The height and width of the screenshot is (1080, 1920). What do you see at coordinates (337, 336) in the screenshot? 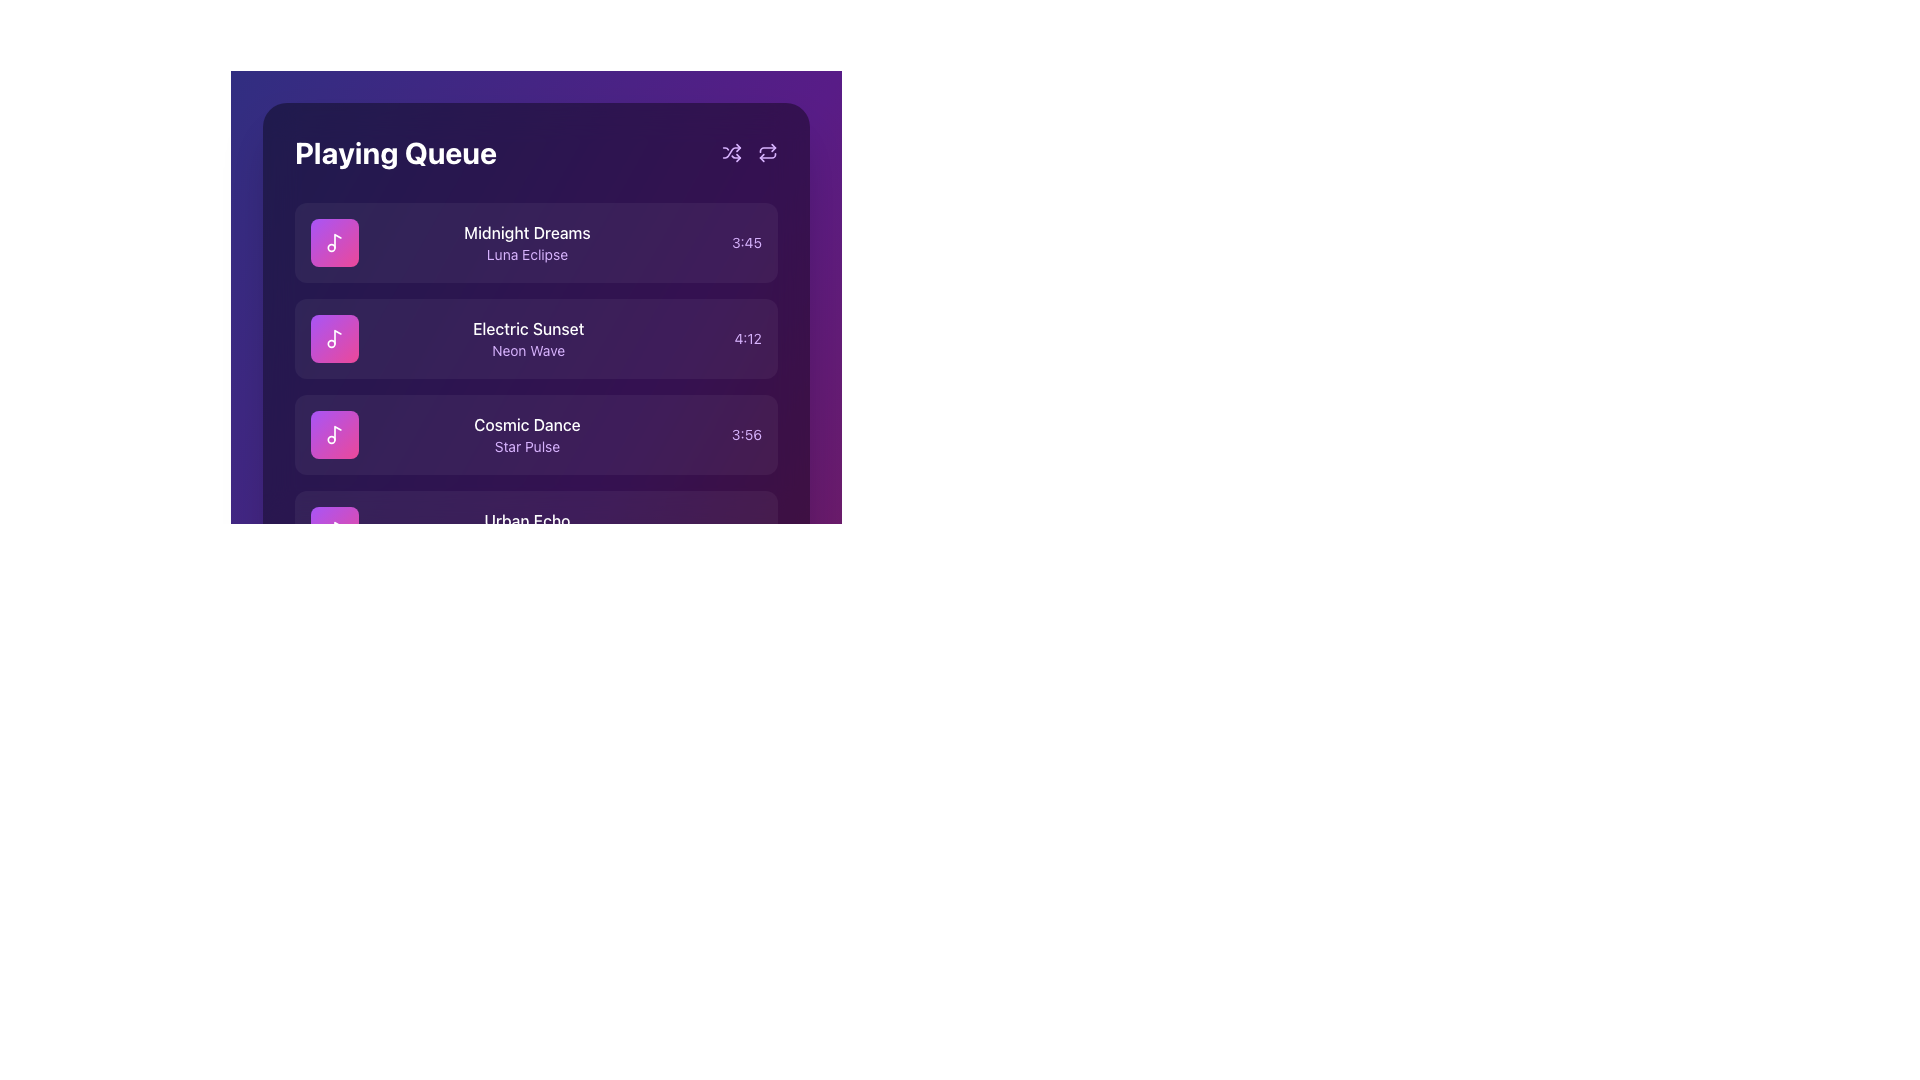
I see `the music track associated with the stylized musical note icon located next to the track titled 'Electric Sunset'` at bounding box center [337, 336].